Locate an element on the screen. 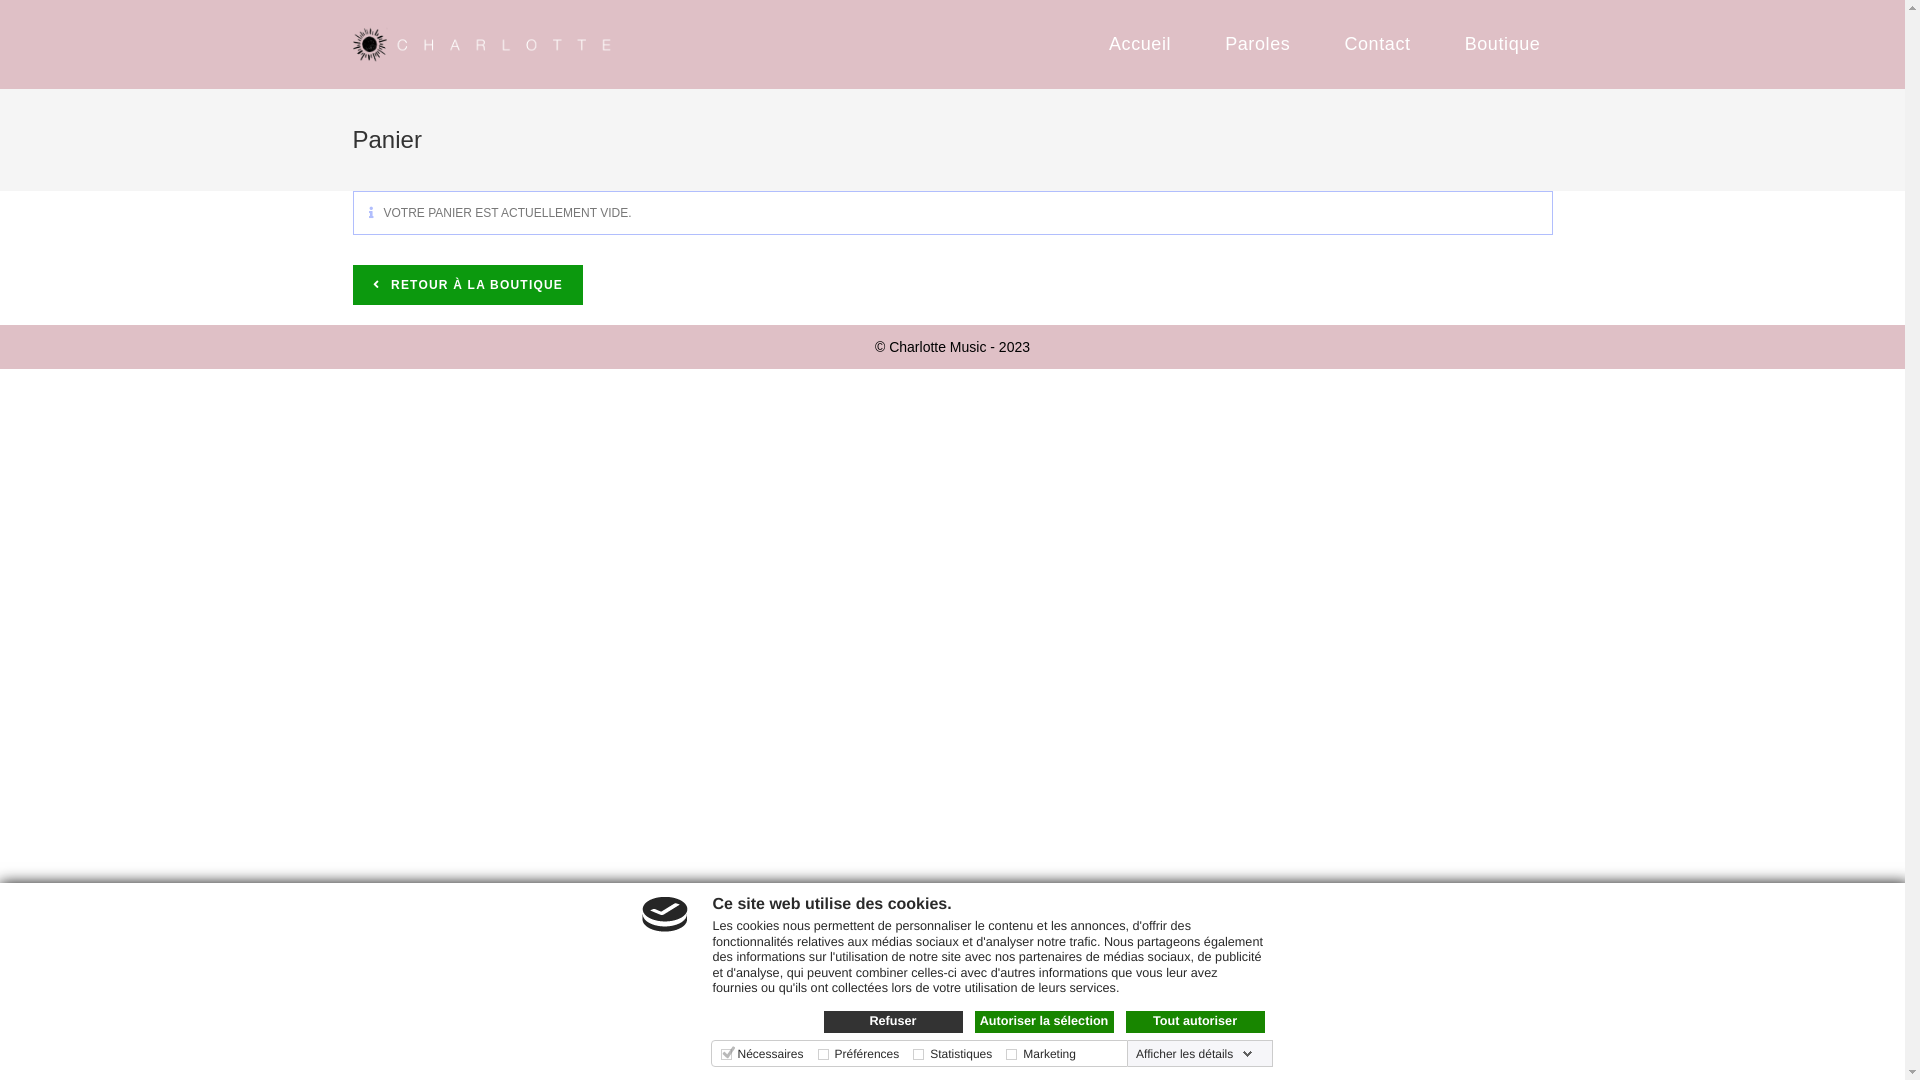 The width and height of the screenshot is (1920, 1080). 'Boutique' is located at coordinates (1502, 44).